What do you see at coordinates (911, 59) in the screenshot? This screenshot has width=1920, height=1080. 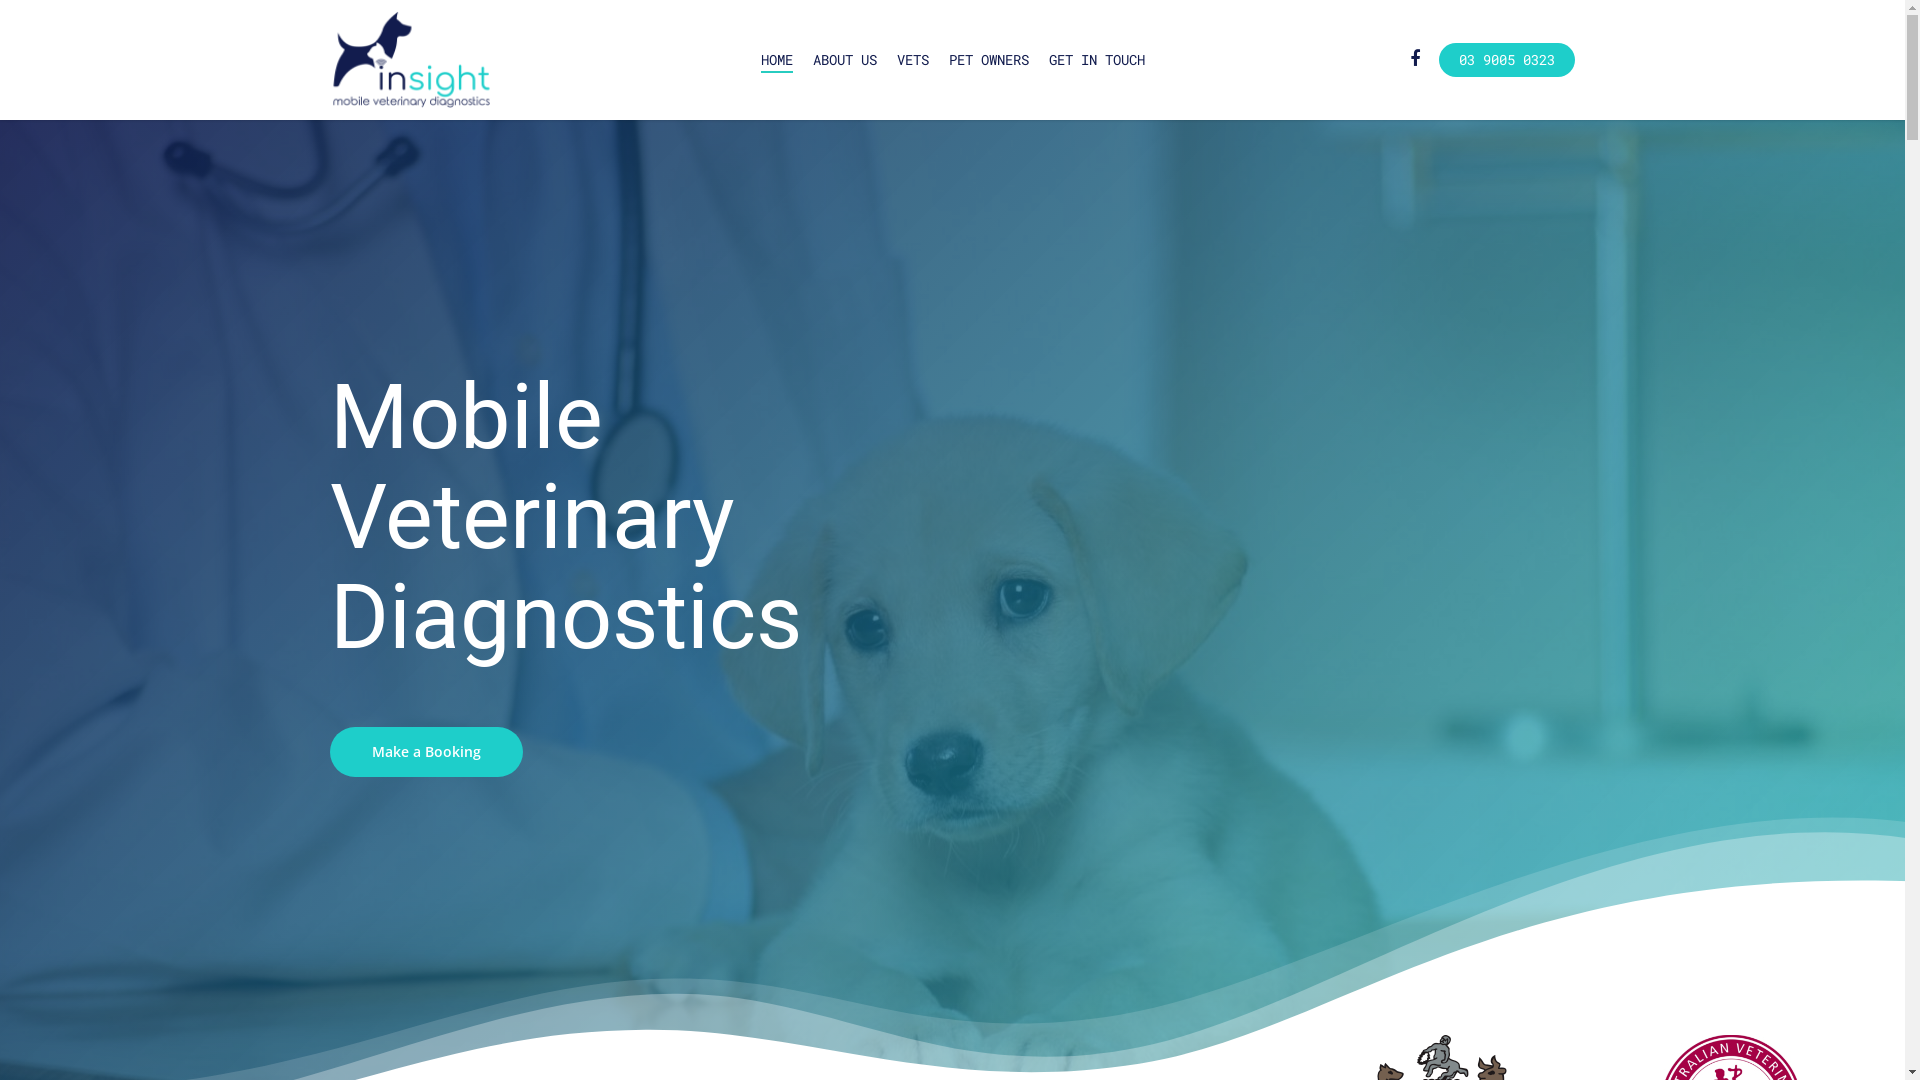 I see `'VETS'` at bounding box center [911, 59].